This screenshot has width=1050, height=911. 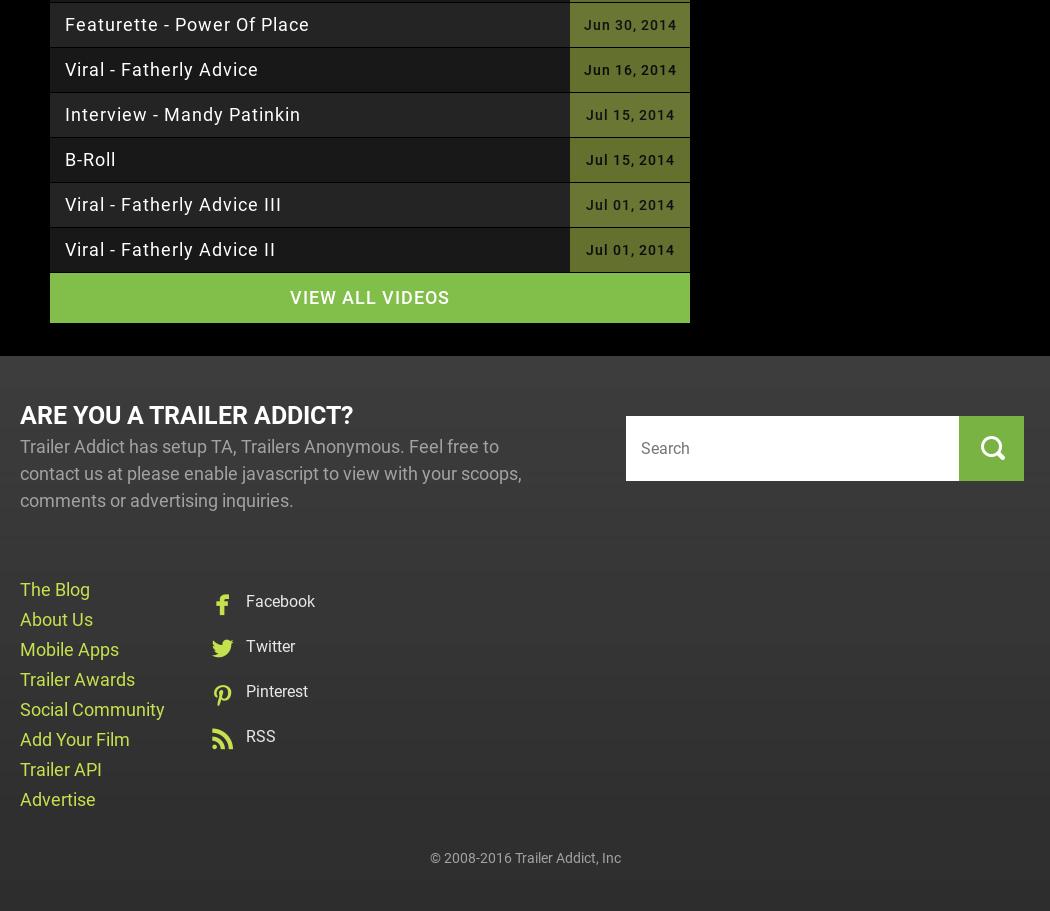 What do you see at coordinates (523, 856) in the screenshot?
I see `'© 2008-2016 Trailer Addict, Inc'` at bounding box center [523, 856].